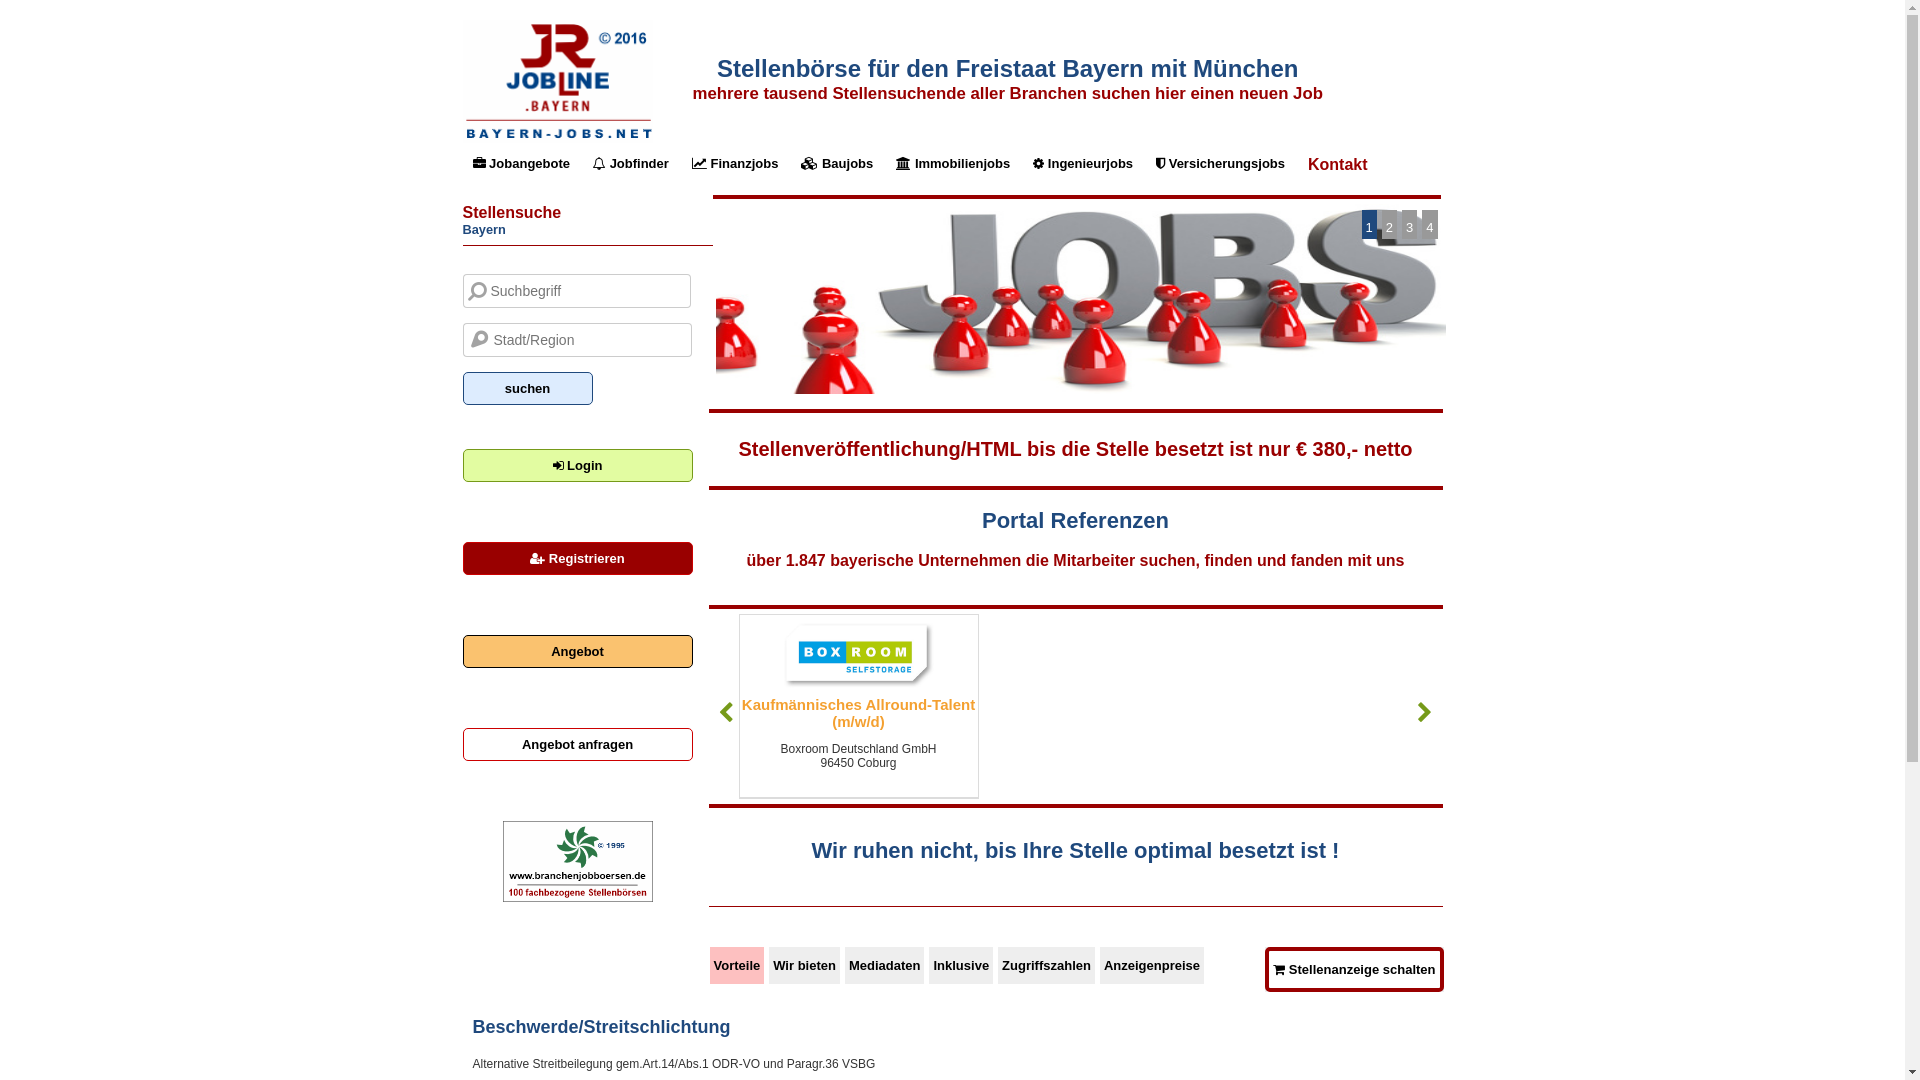 Image resolution: width=1920 pixels, height=1080 pixels. Describe the element at coordinates (1048, 964) in the screenshot. I see `'Zugriffszahlen'` at that location.